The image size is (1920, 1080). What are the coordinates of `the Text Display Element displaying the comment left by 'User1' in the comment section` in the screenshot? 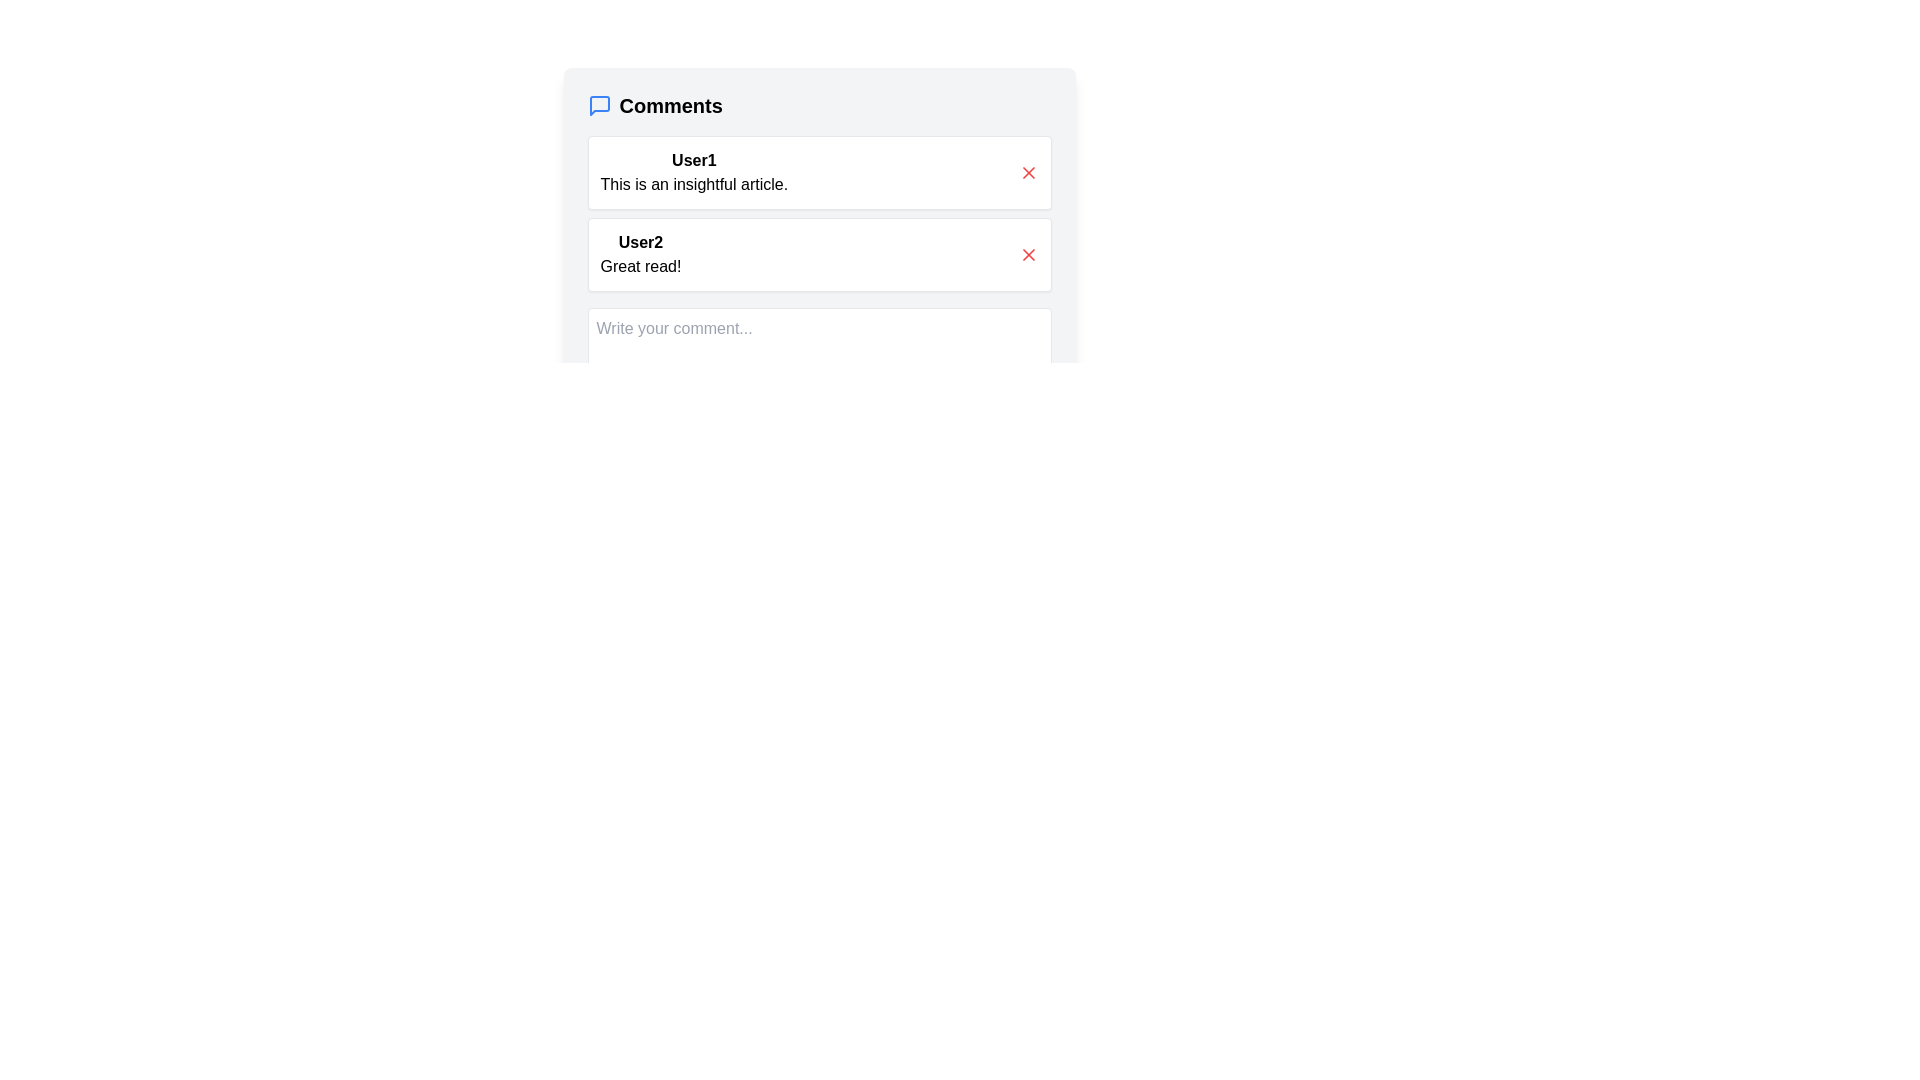 It's located at (694, 184).